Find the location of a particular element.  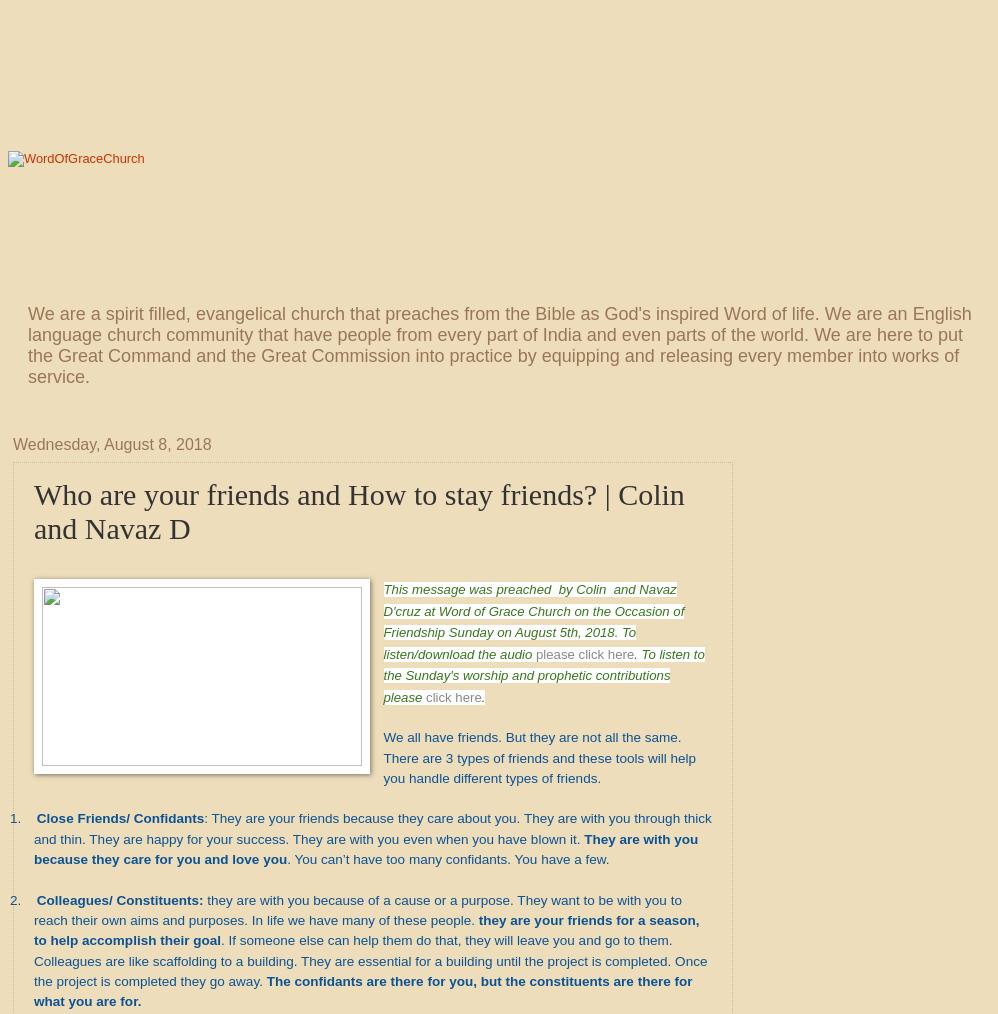

'2.' is located at coordinates (15, 898).